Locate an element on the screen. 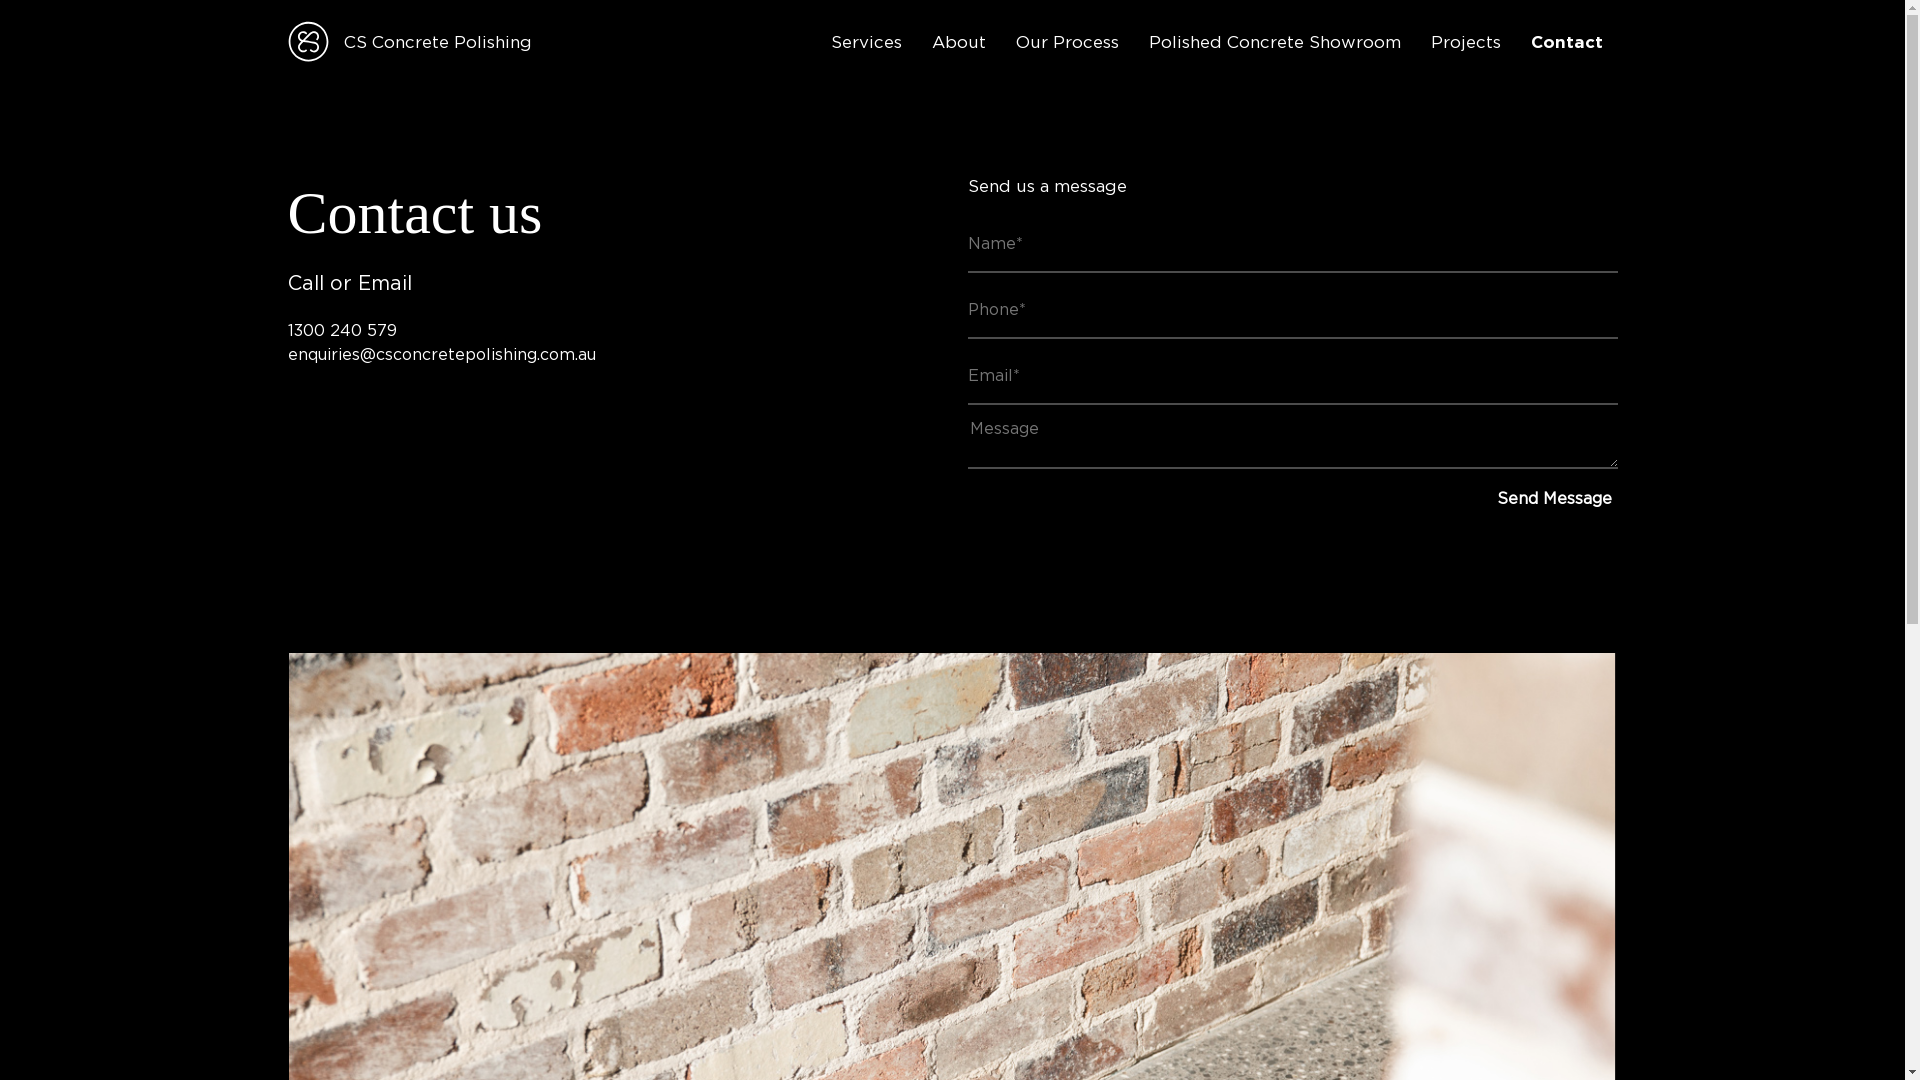 The width and height of the screenshot is (1920, 1080). 'Polished Concrete Showroom' is located at coordinates (1274, 42).